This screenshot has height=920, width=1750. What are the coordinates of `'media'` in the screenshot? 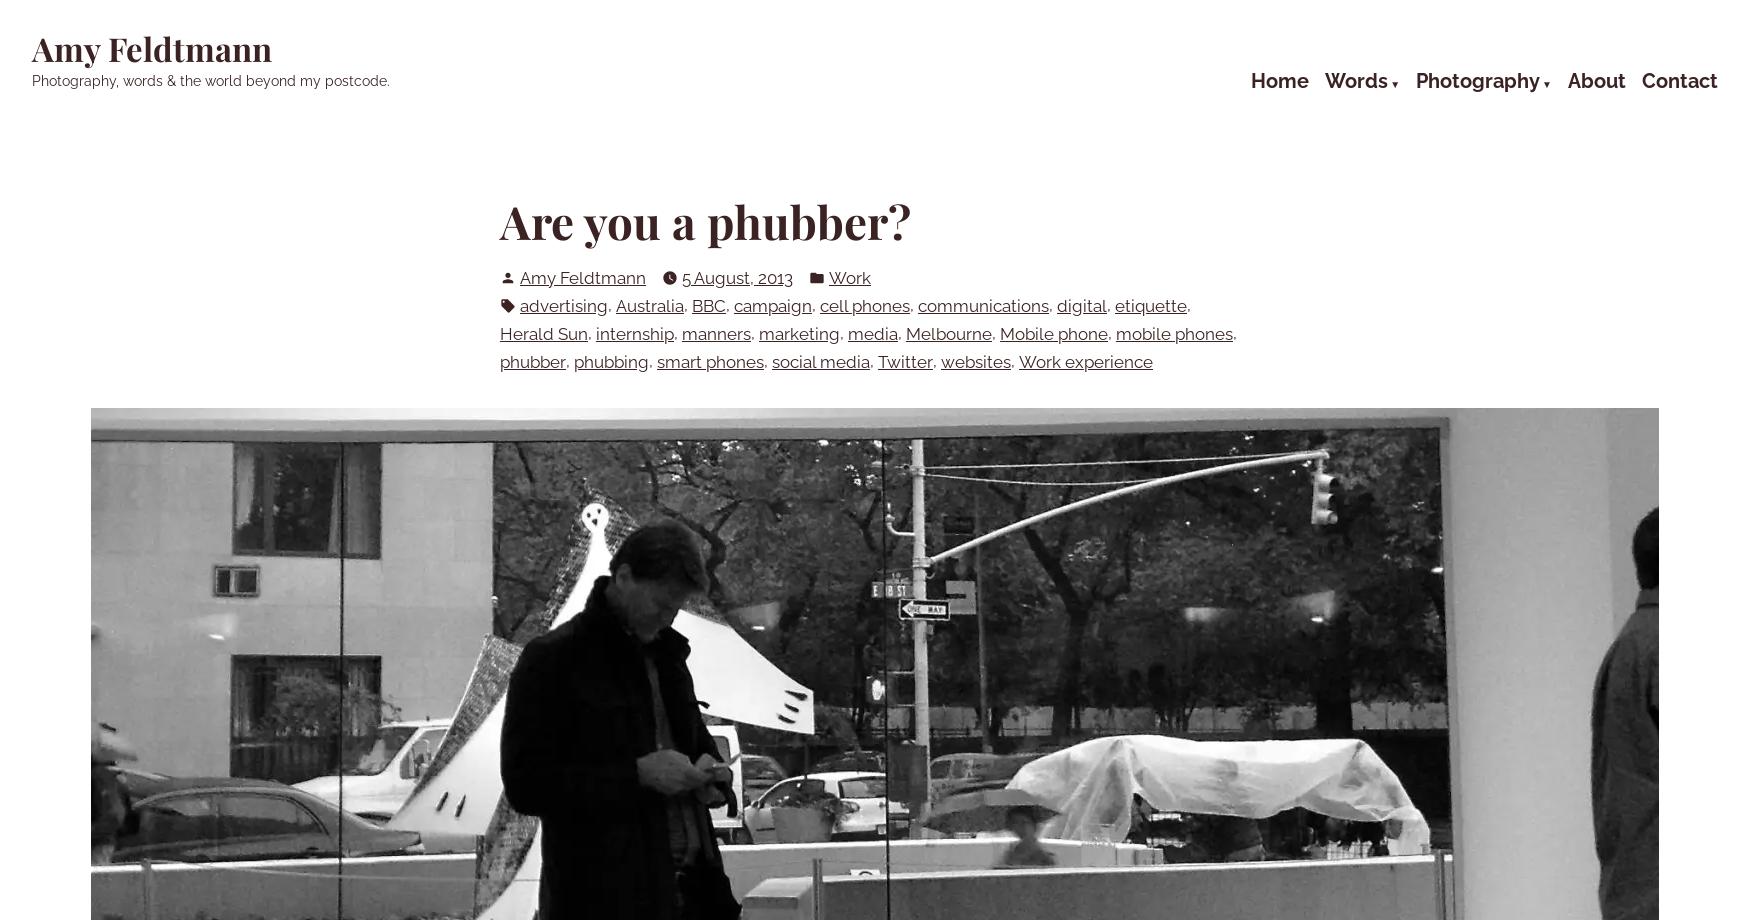 It's located at (873, 333).